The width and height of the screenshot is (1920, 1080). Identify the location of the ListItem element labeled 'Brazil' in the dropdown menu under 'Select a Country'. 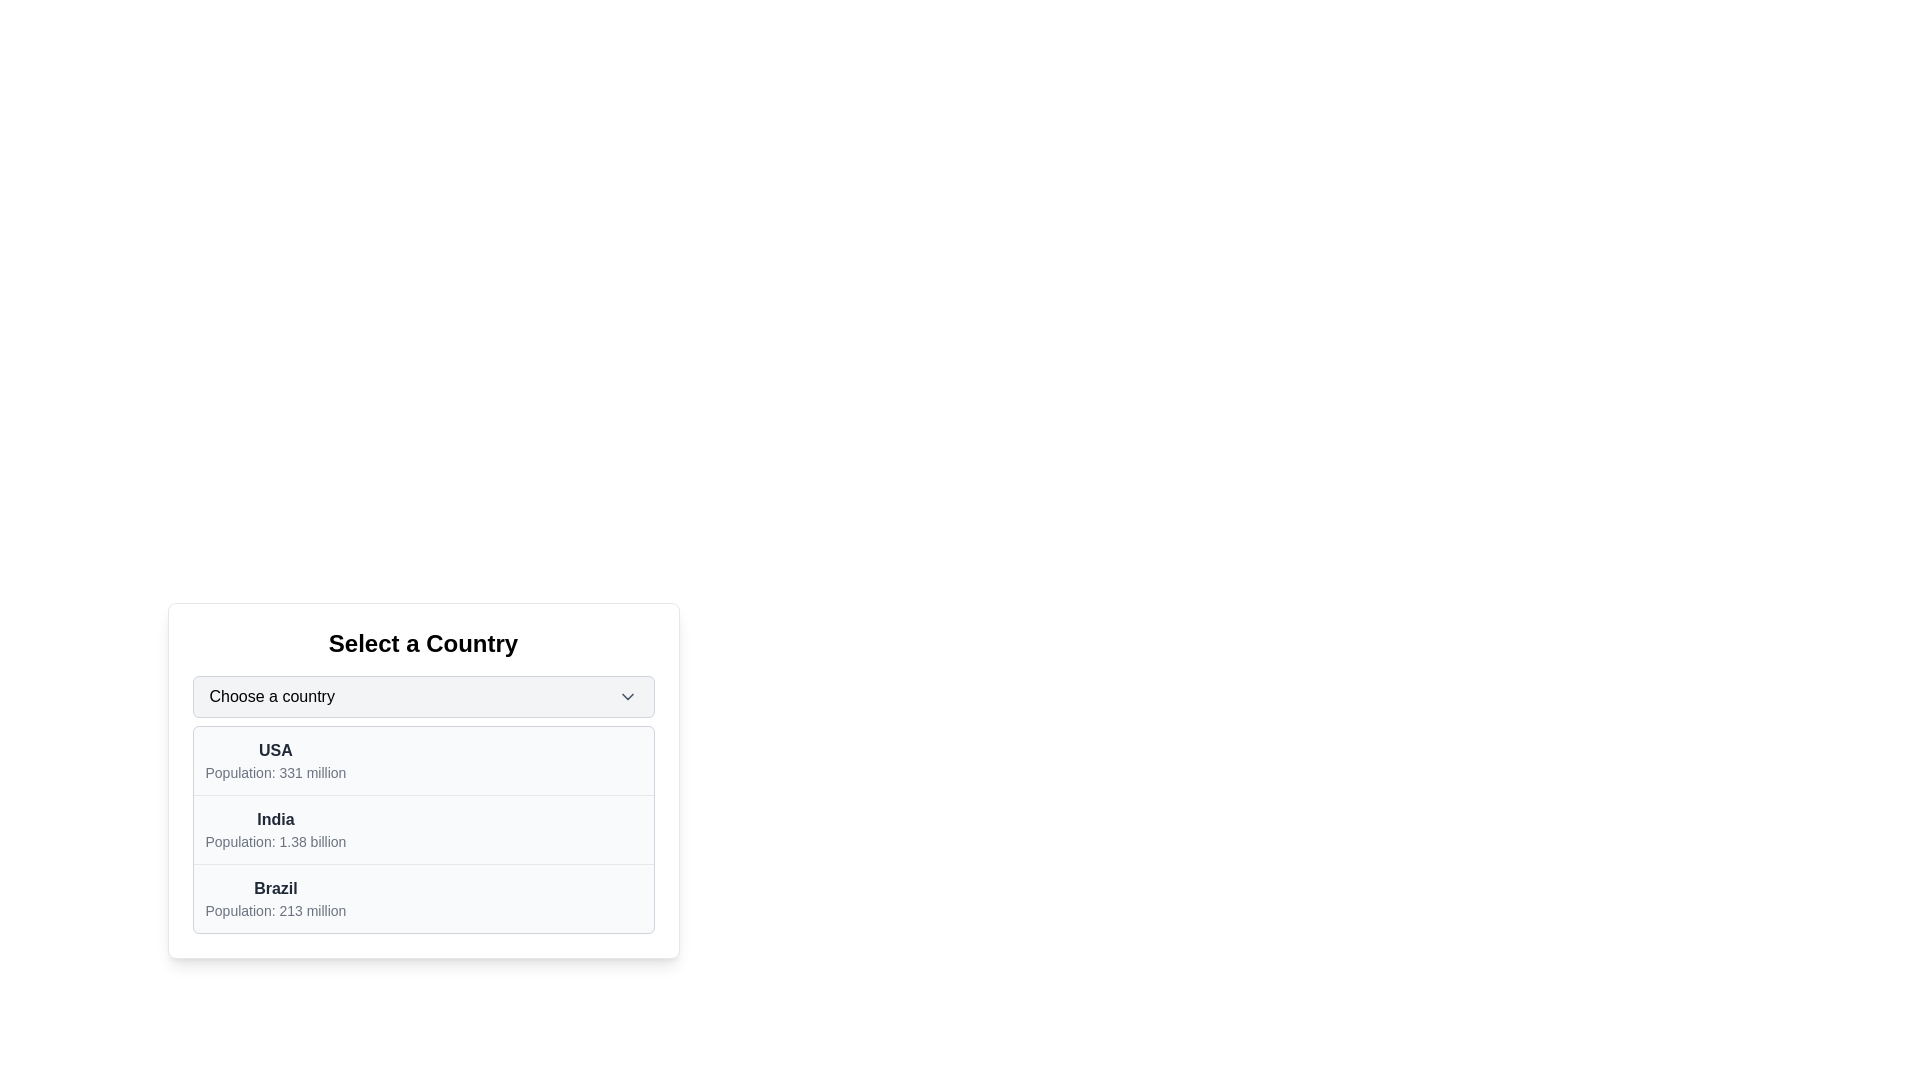
(422, 897).